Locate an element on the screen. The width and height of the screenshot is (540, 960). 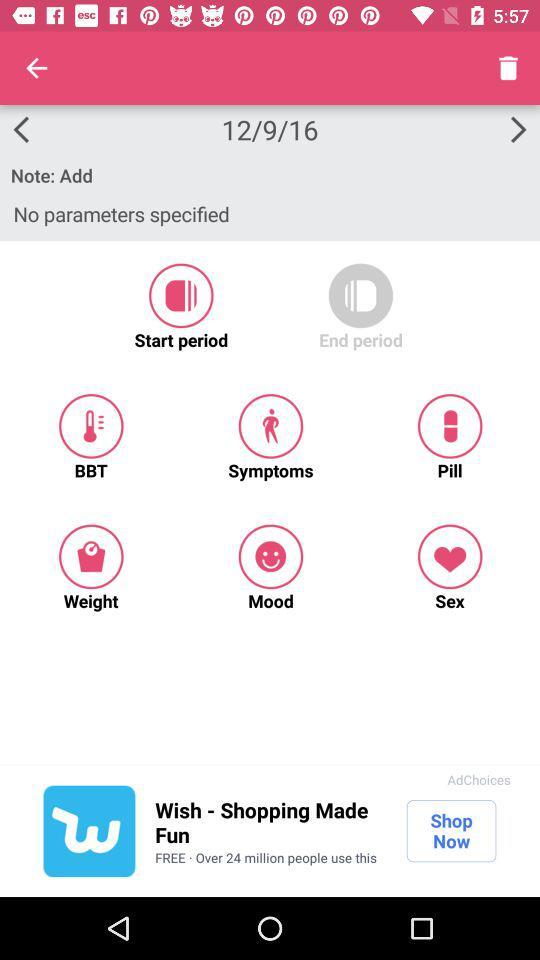
the item next to wish shopping made is located at coordinates (88, 831).